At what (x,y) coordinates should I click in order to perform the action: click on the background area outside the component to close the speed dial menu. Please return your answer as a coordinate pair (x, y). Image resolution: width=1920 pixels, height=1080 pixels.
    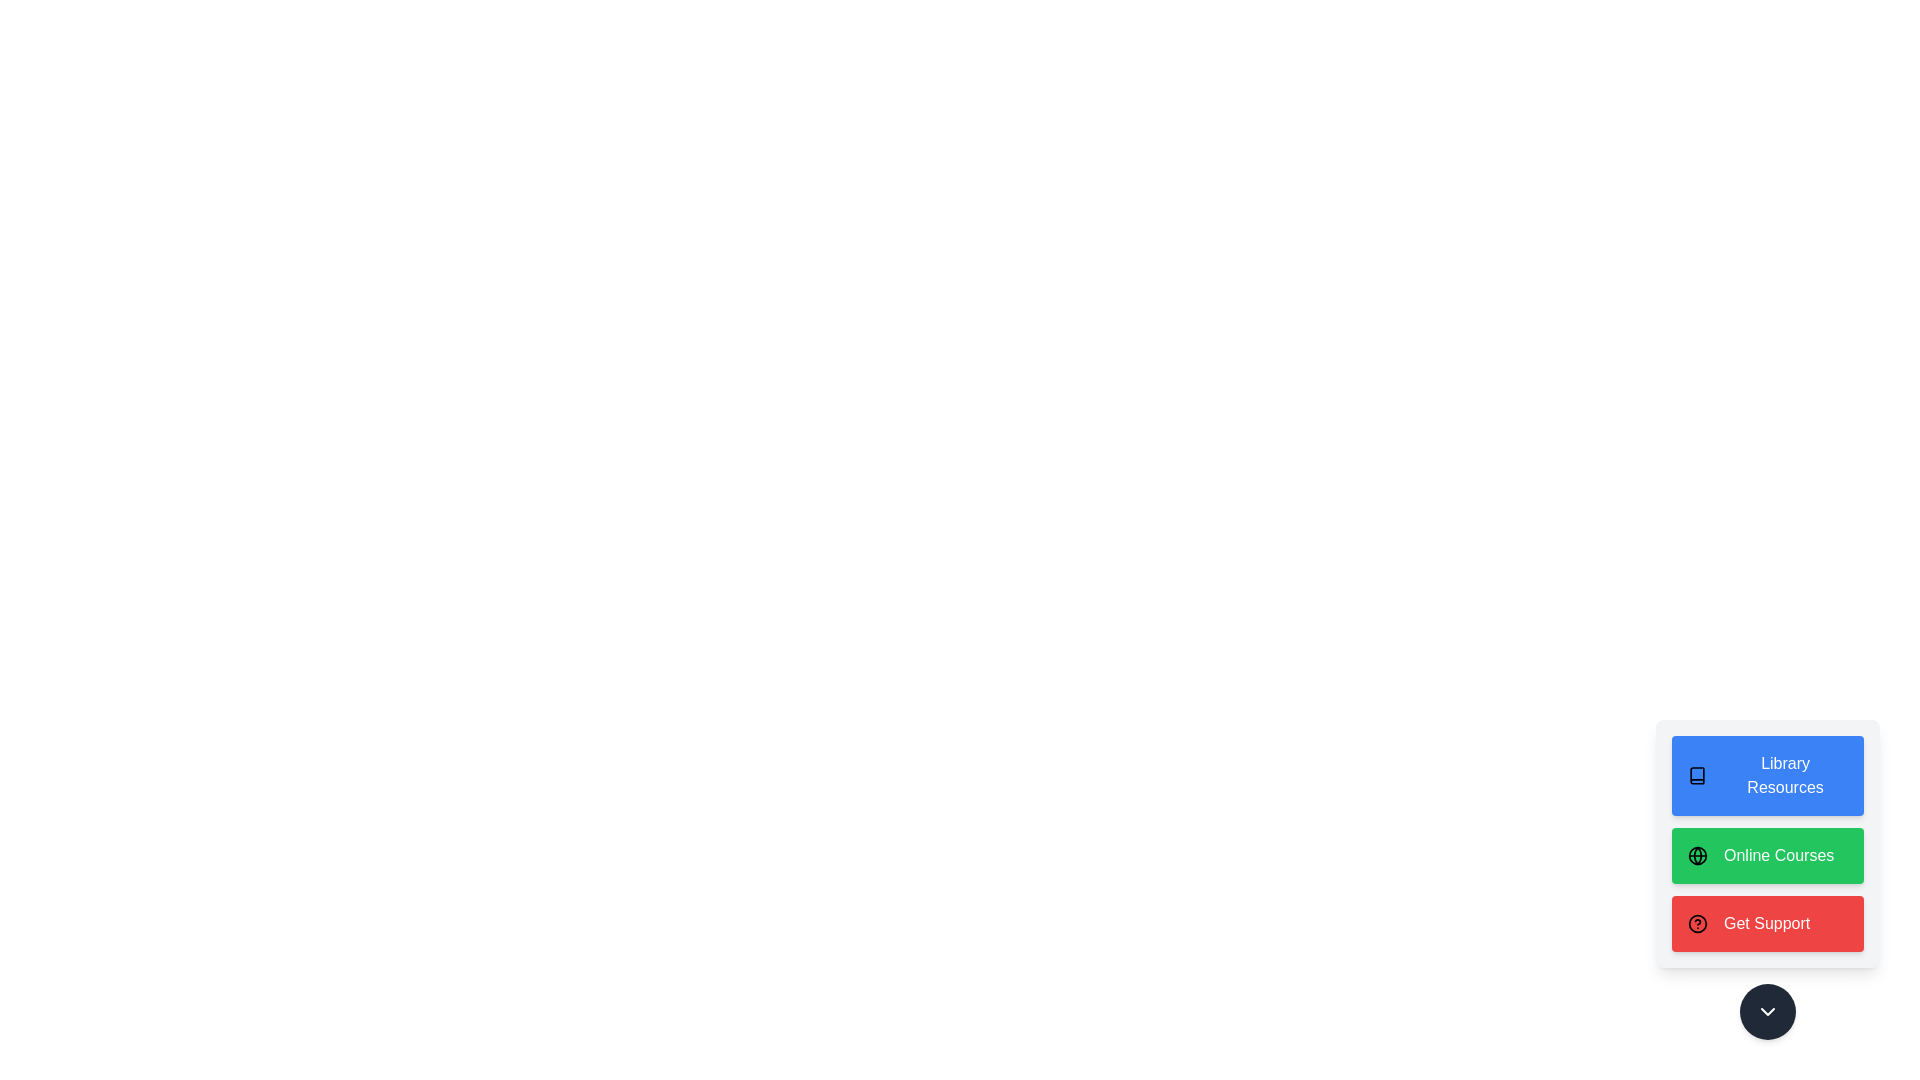
    Looking at the image, I should click on (99, 100).